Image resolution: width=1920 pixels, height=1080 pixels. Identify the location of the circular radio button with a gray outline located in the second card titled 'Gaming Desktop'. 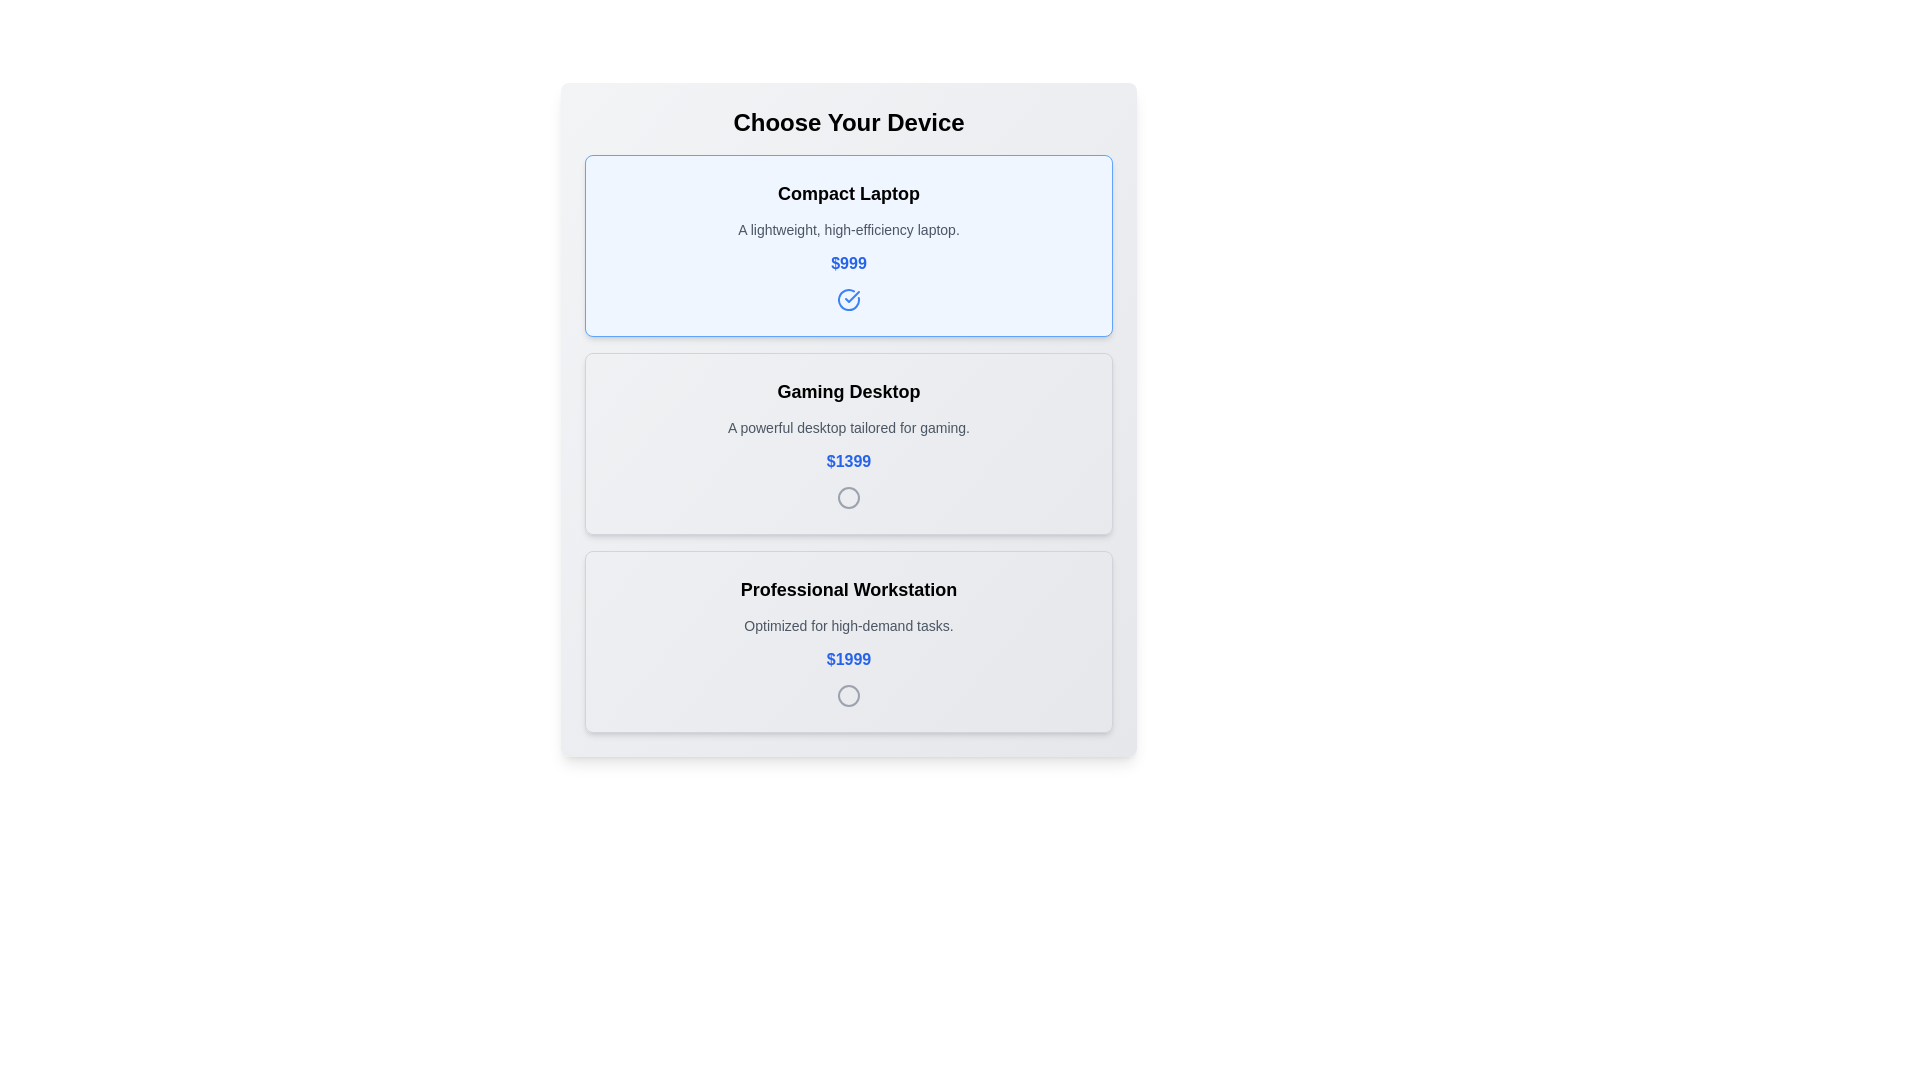
(849, 496).